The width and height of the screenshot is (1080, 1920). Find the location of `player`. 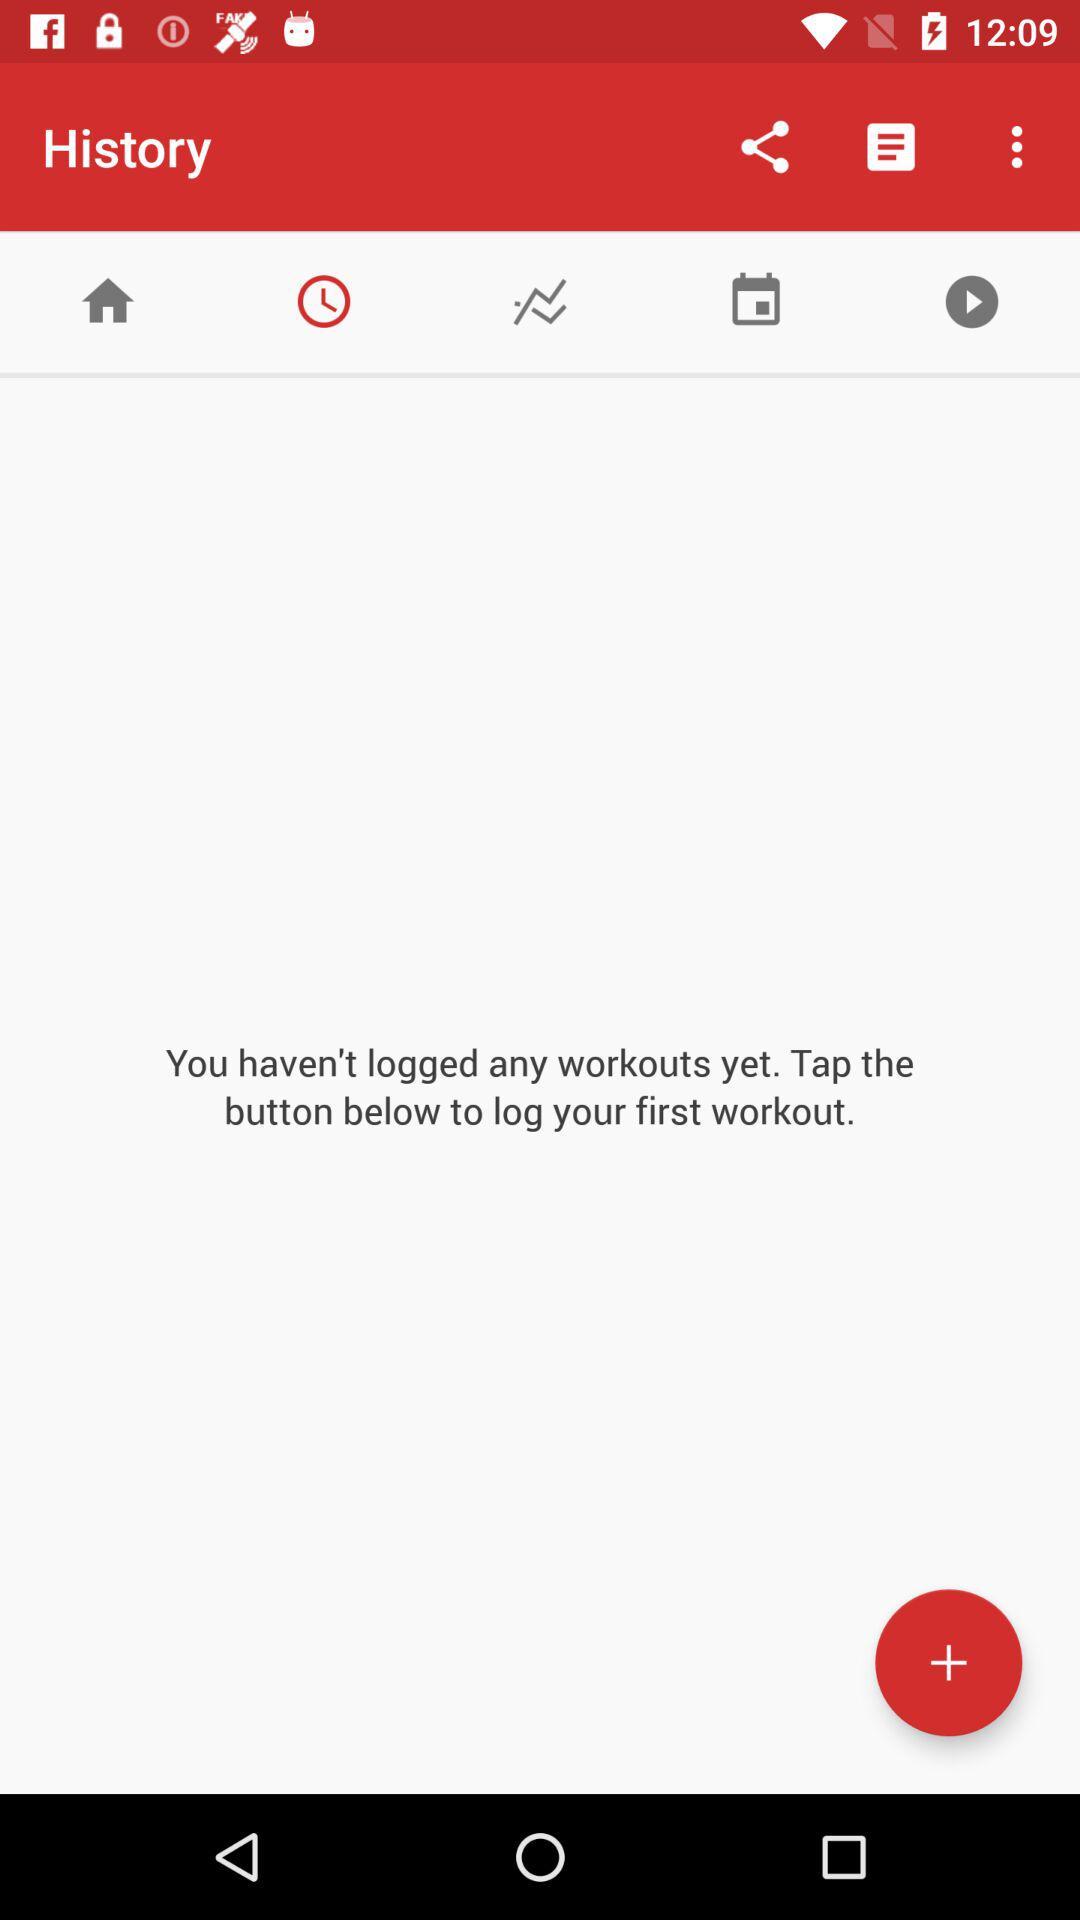

player is located at coordinates (971, 300).